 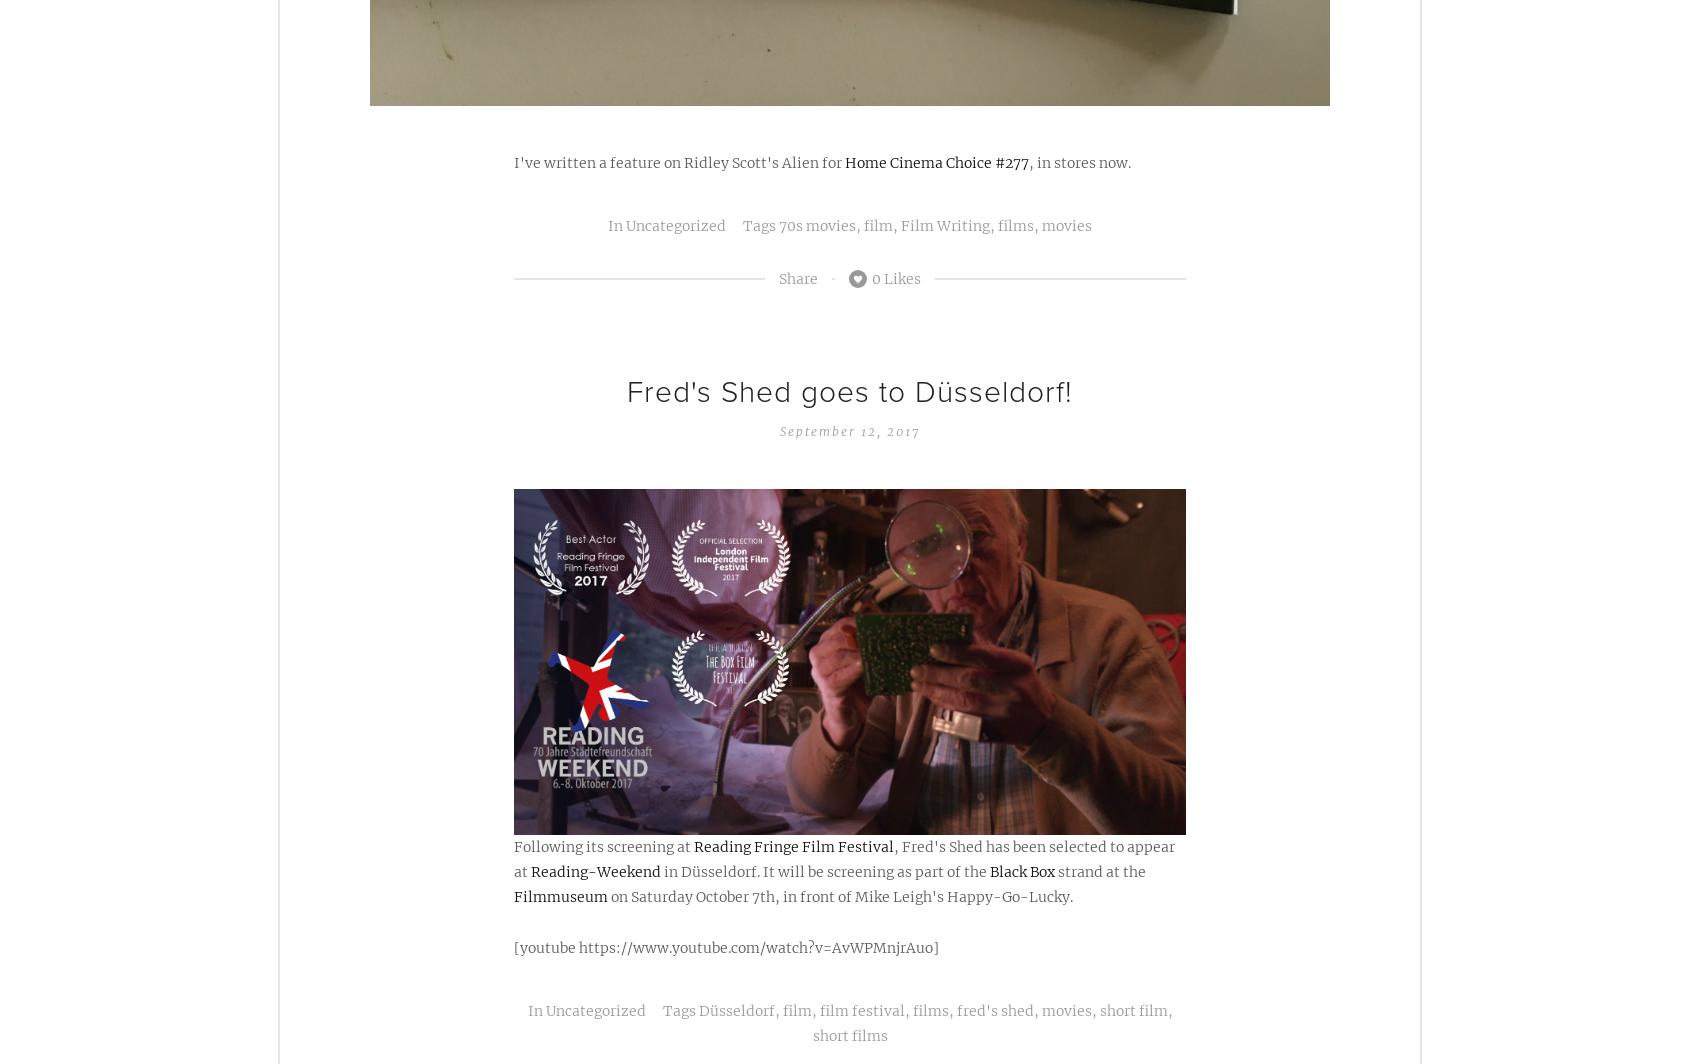 I want to click on 'I've written a feature on Ridley Scott's Alien for', so click(x=679, y=162).